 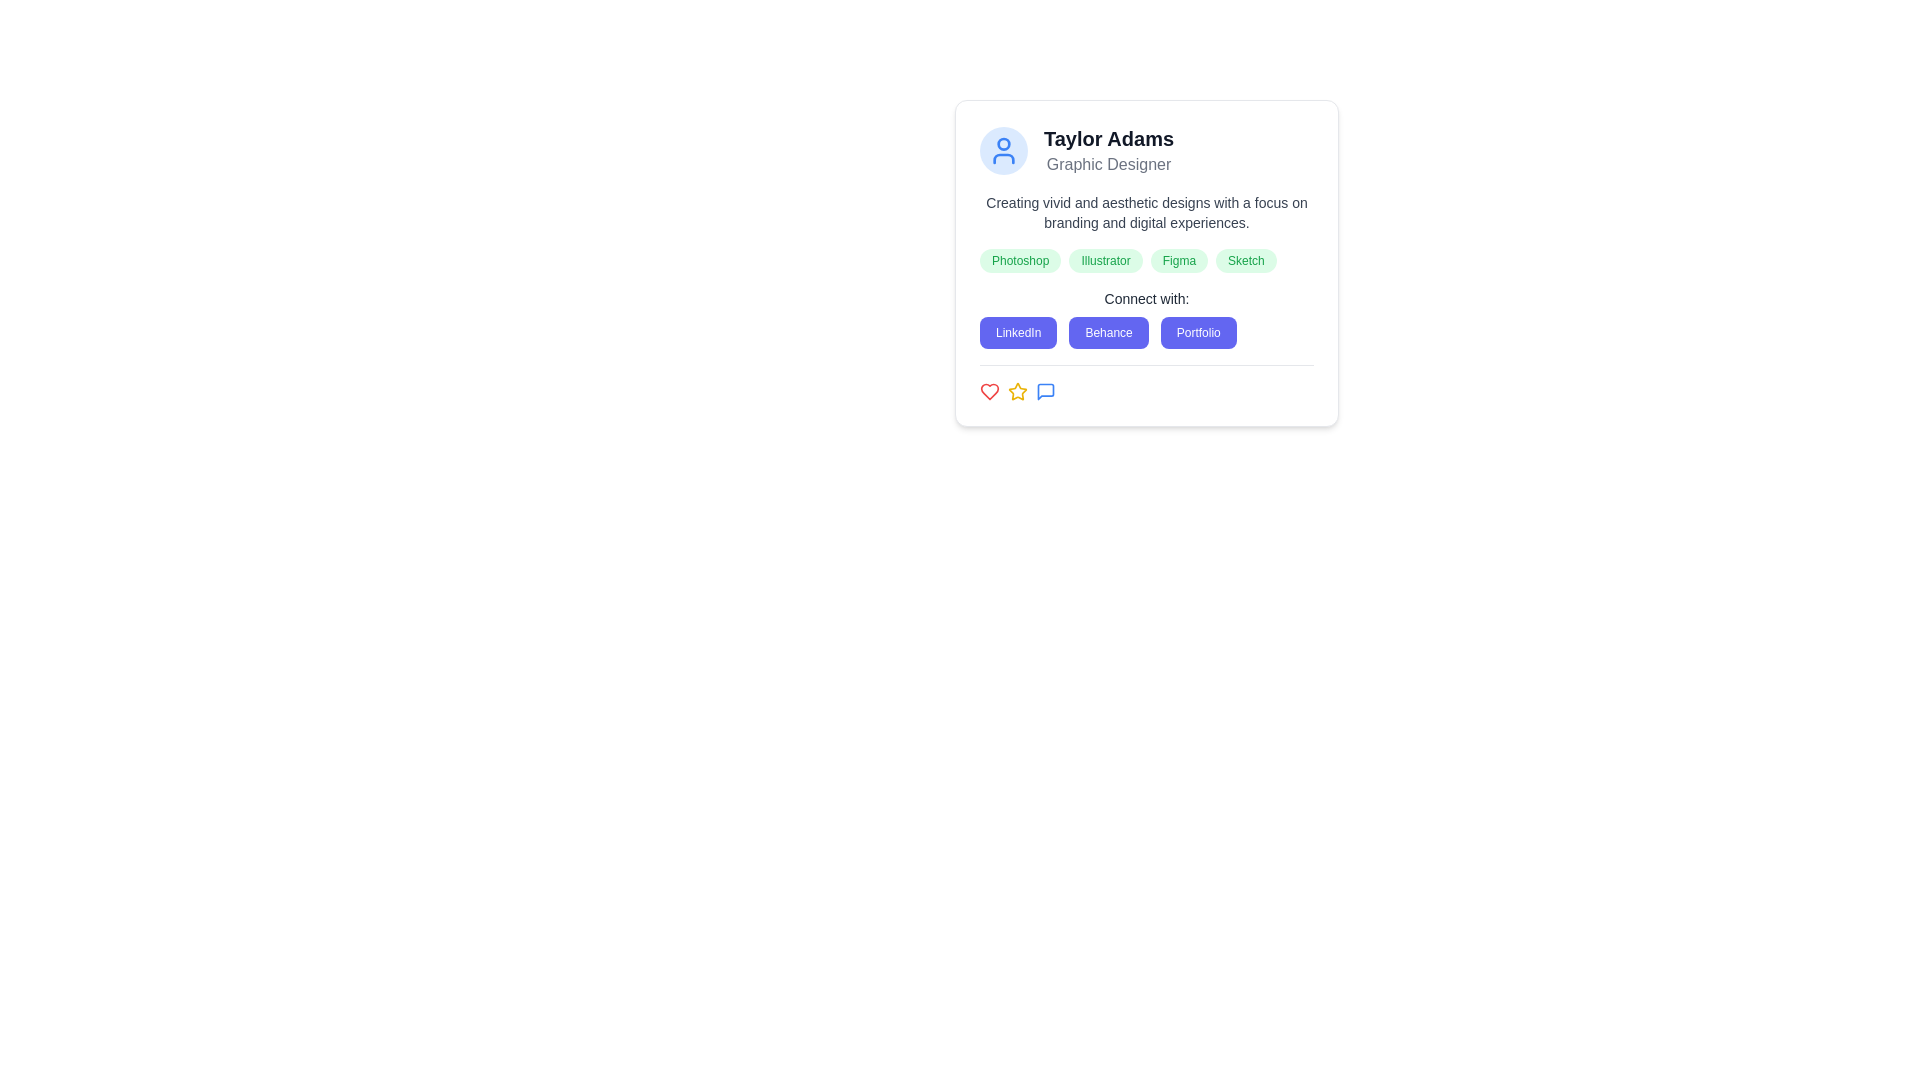 I want to click on the red heart icon located in the bottom-left corner of the profile card layout to like or favorite the associated profile, so click(x=989, y=392).